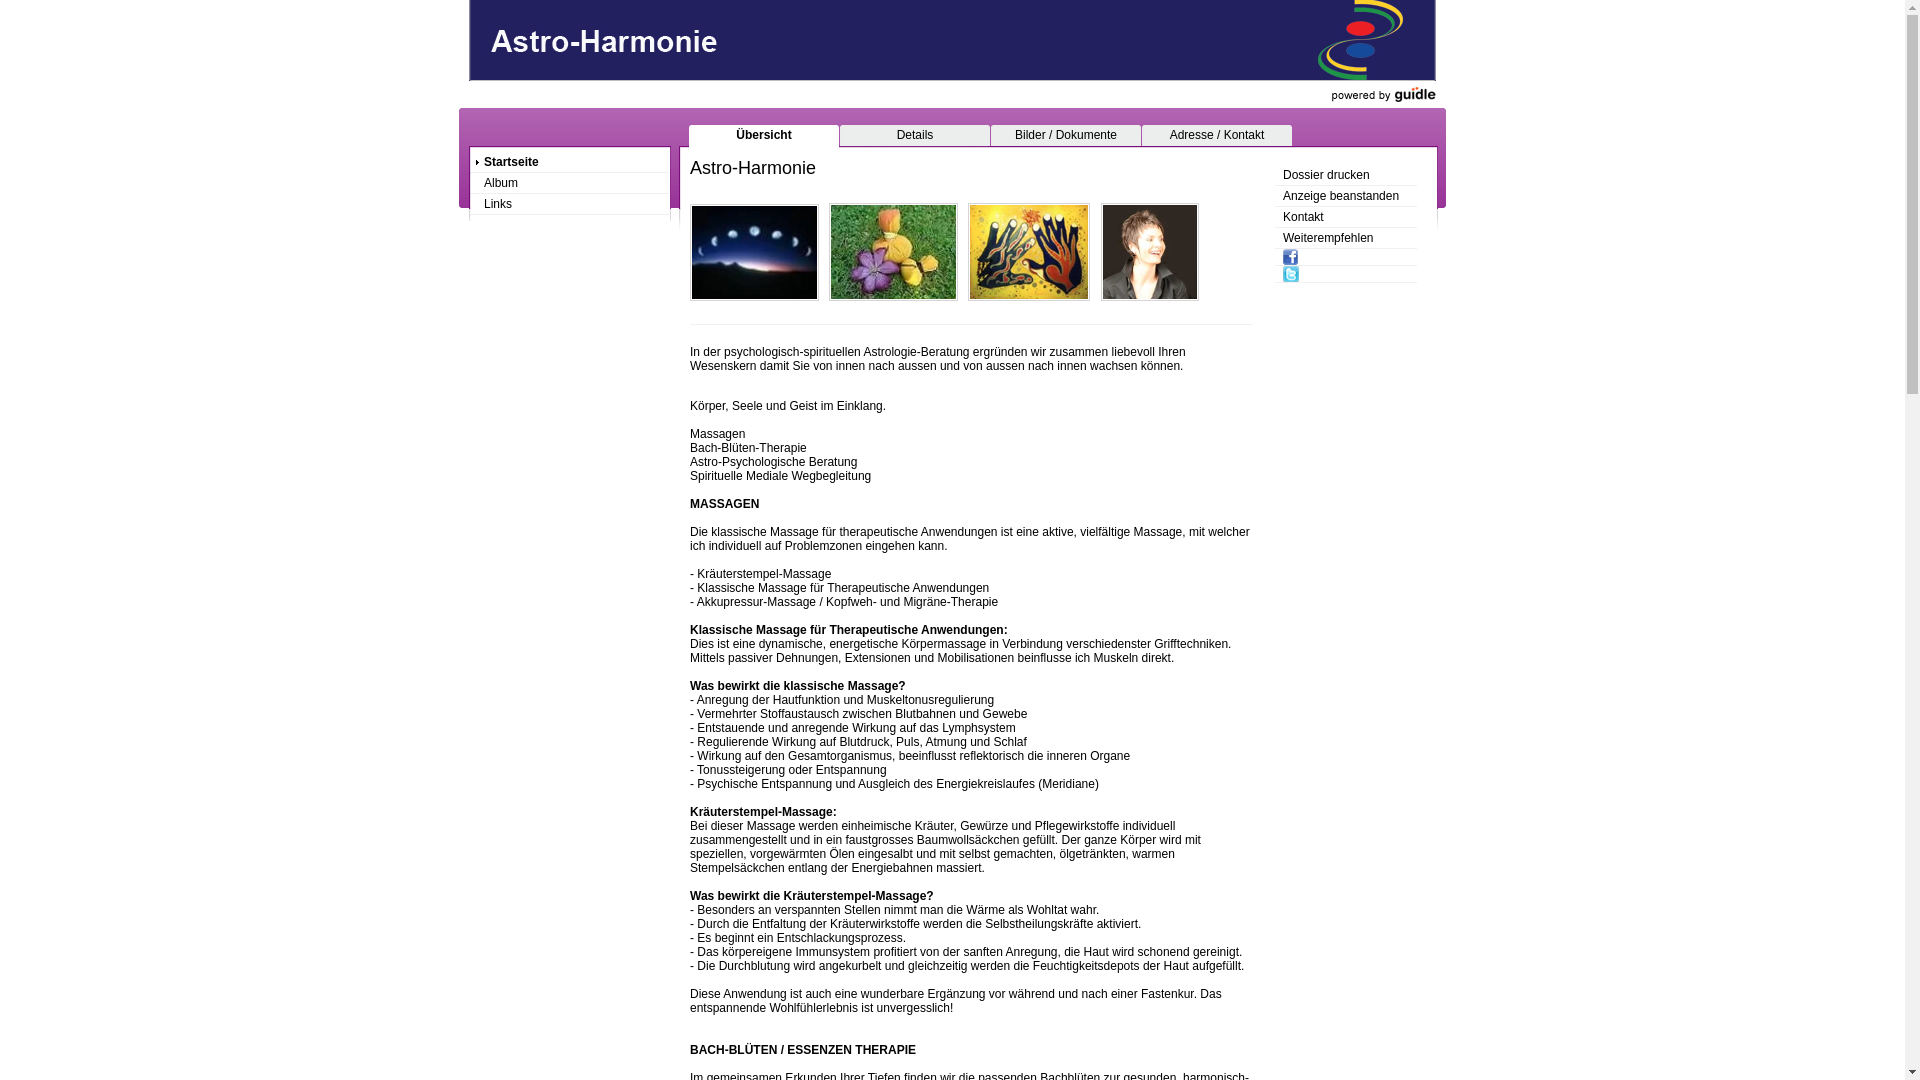 This screenshot has height=1080, width=1920. What do you see at coordinates (840, 135) in the screenshot?
I see `'Details'` at bounding box center [840, 135].